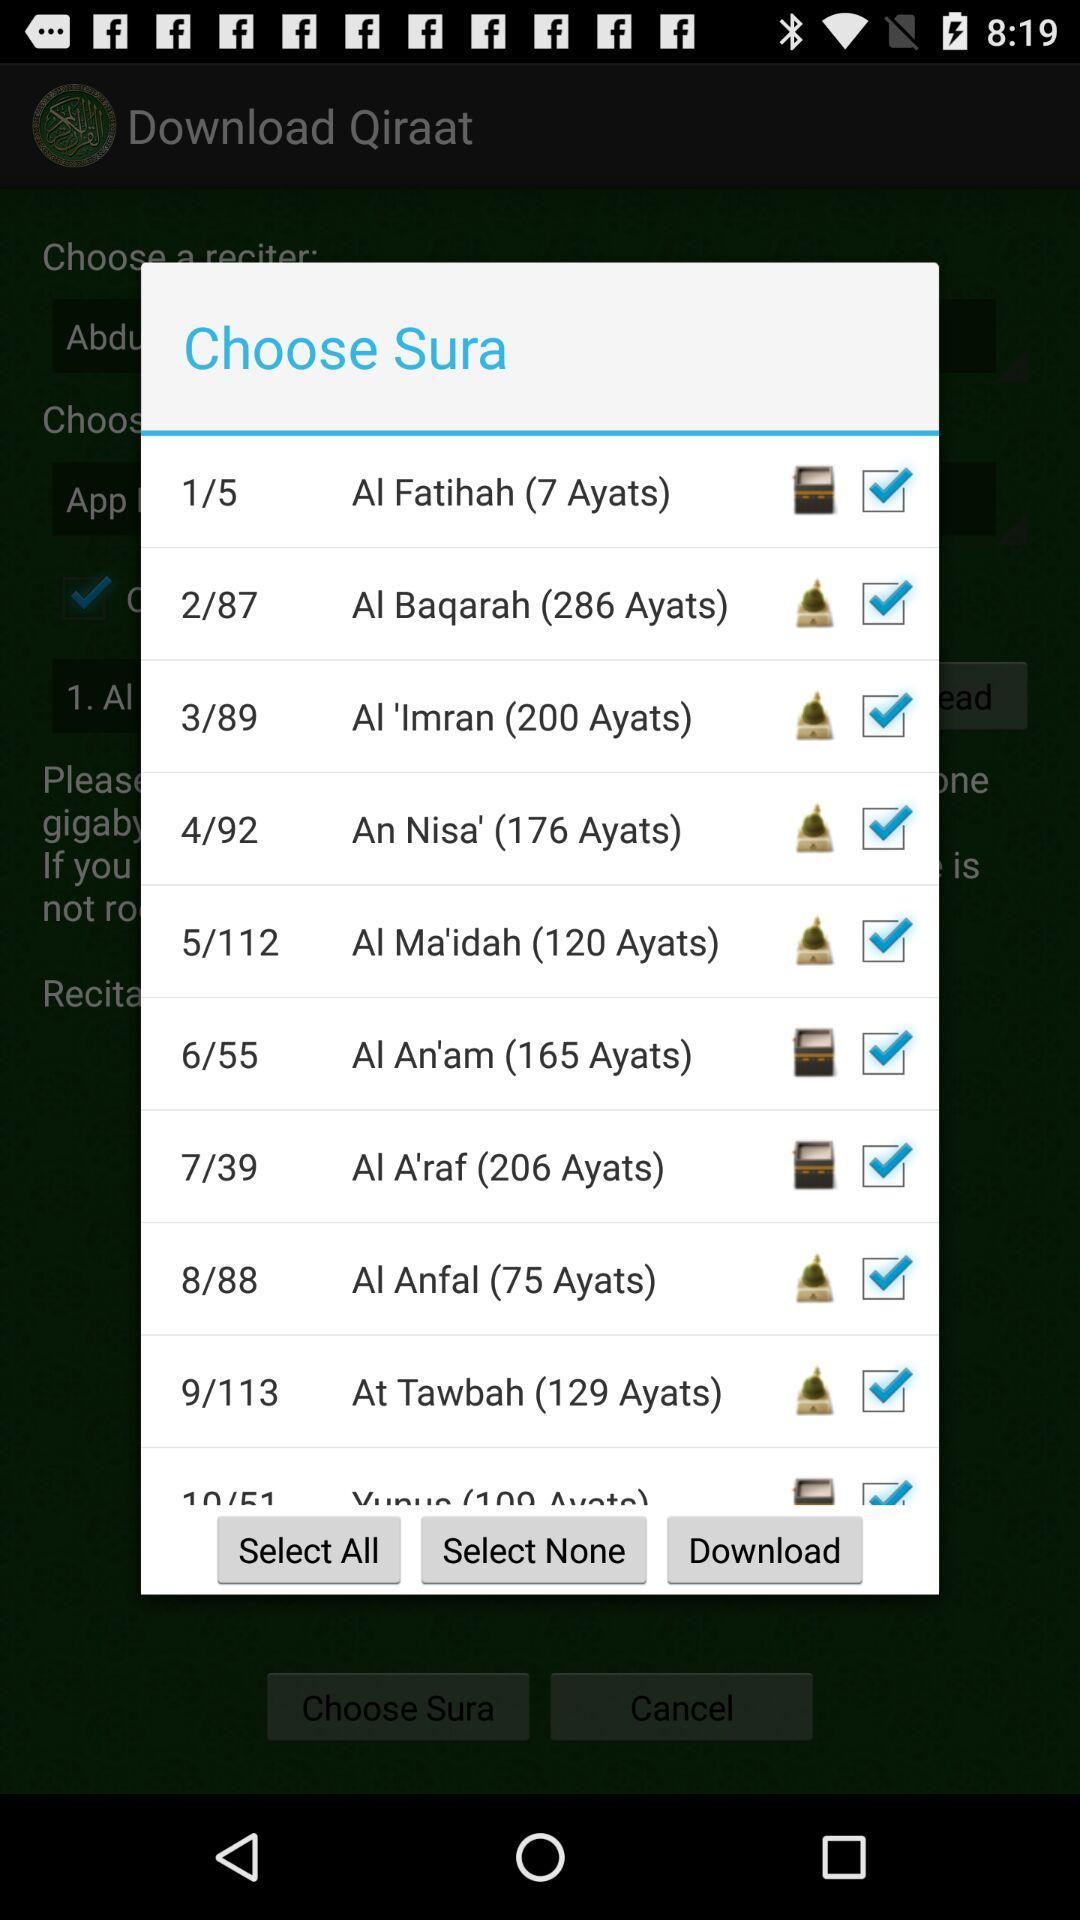  Describe the element at coordinates (882, 940) in the screenshot. I see `deselect` at that location.